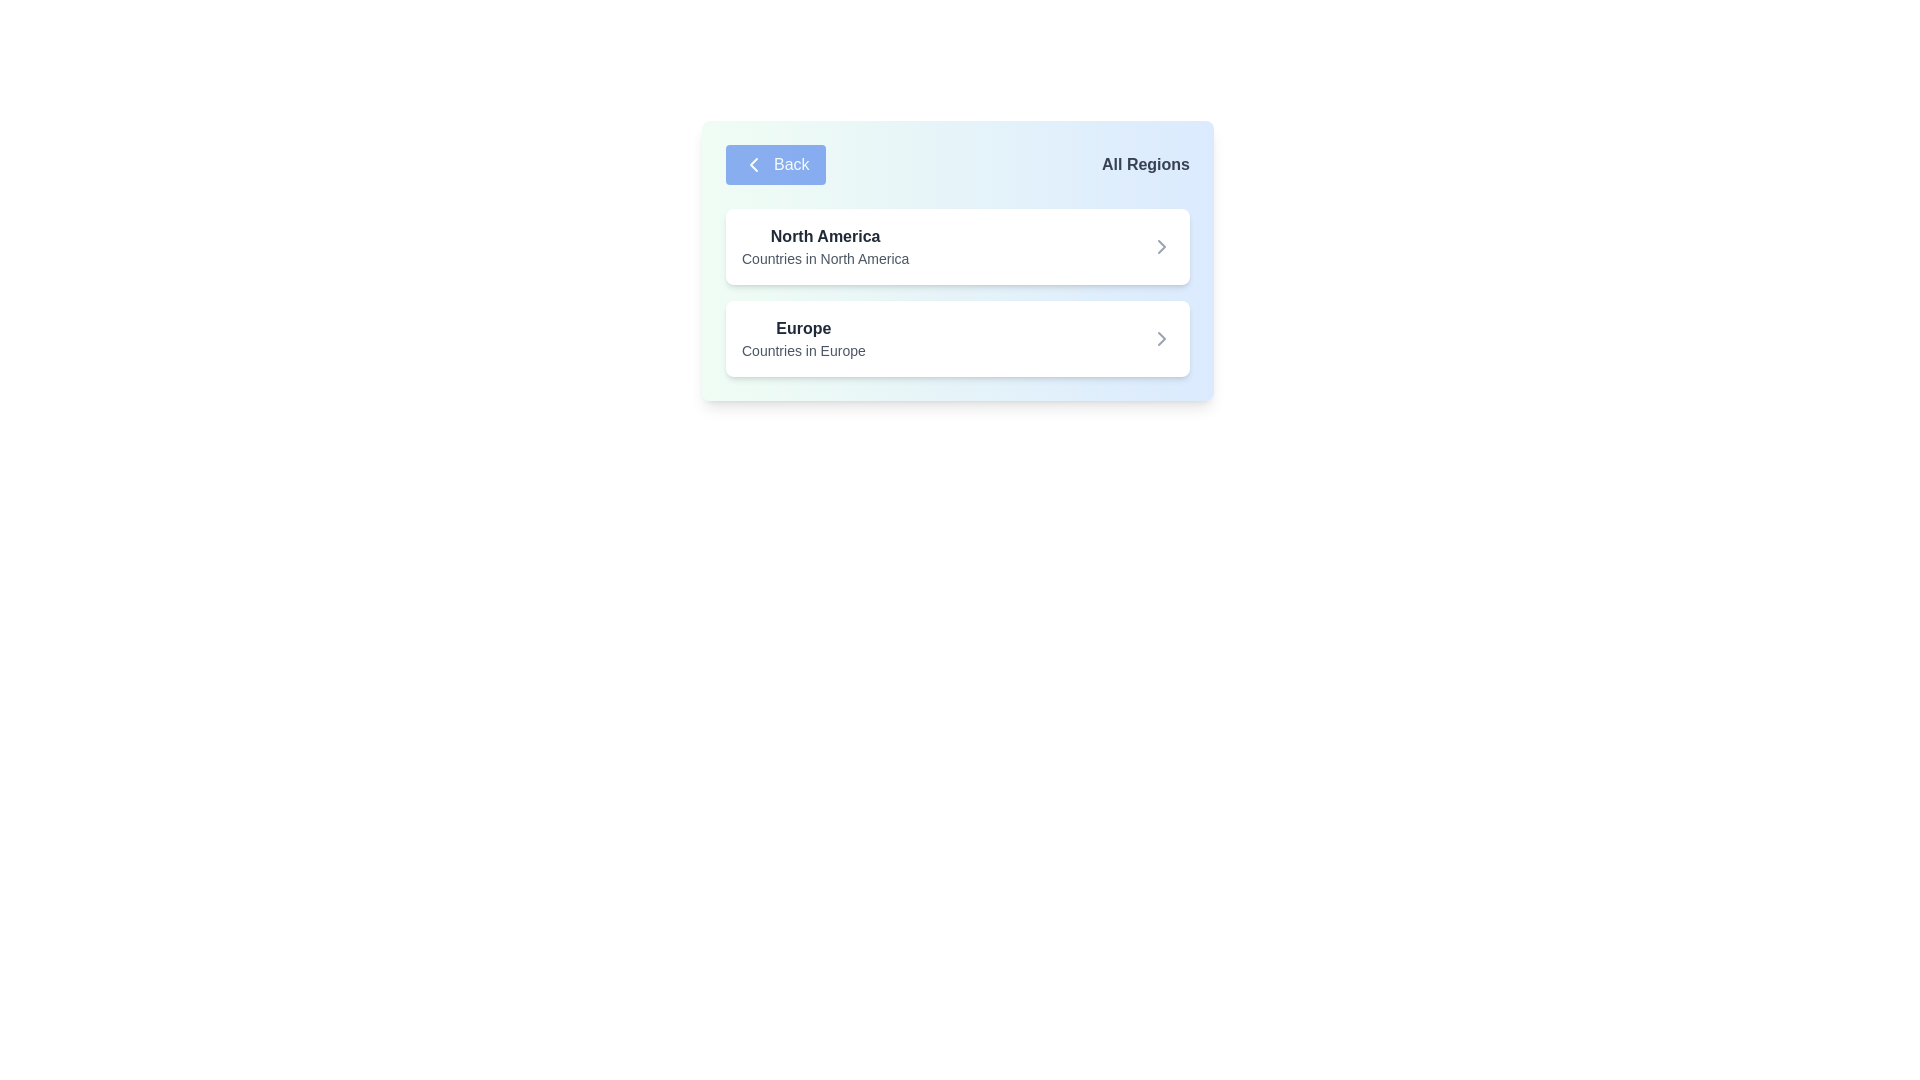 The image size is (1920, 1080). What do you see at coordinates (1161, 338) in the screenshot?
I see `the navigation icon button located to the far right of the 'Europe' section` at bounding box center [1161, 338].